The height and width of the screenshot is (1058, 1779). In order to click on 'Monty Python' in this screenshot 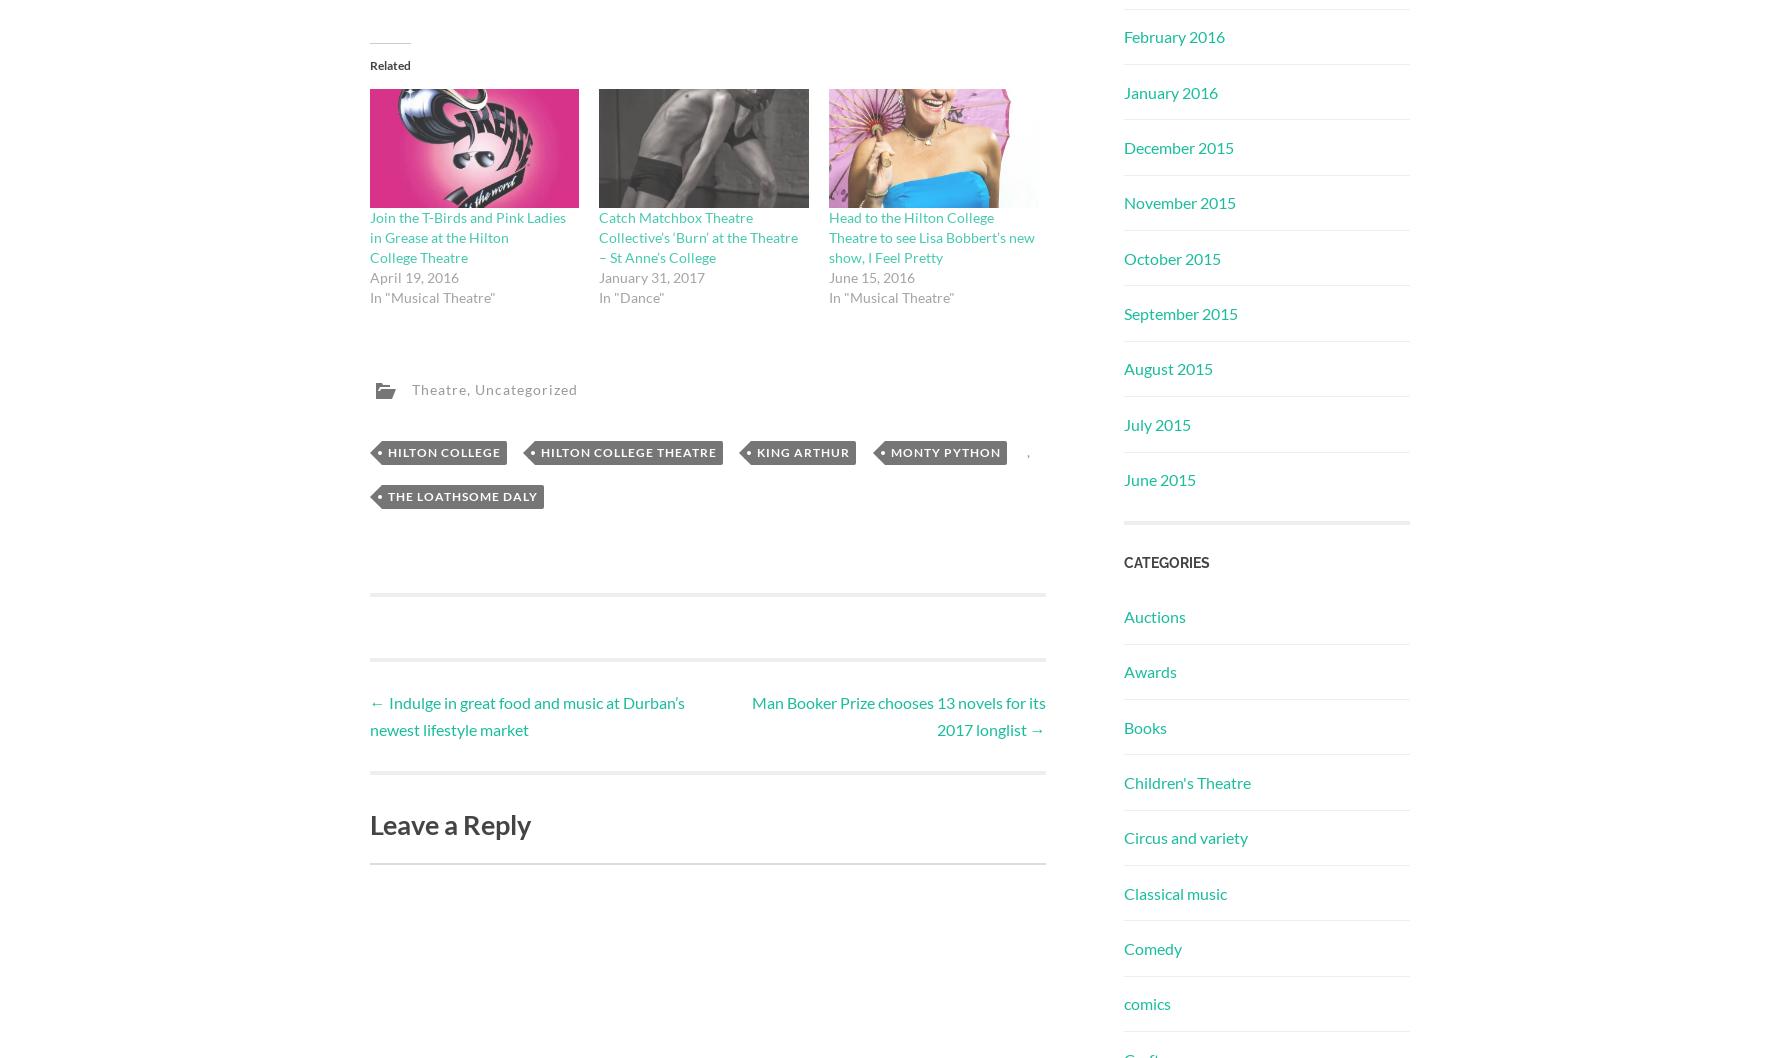, I will do `click(944, 451)`.